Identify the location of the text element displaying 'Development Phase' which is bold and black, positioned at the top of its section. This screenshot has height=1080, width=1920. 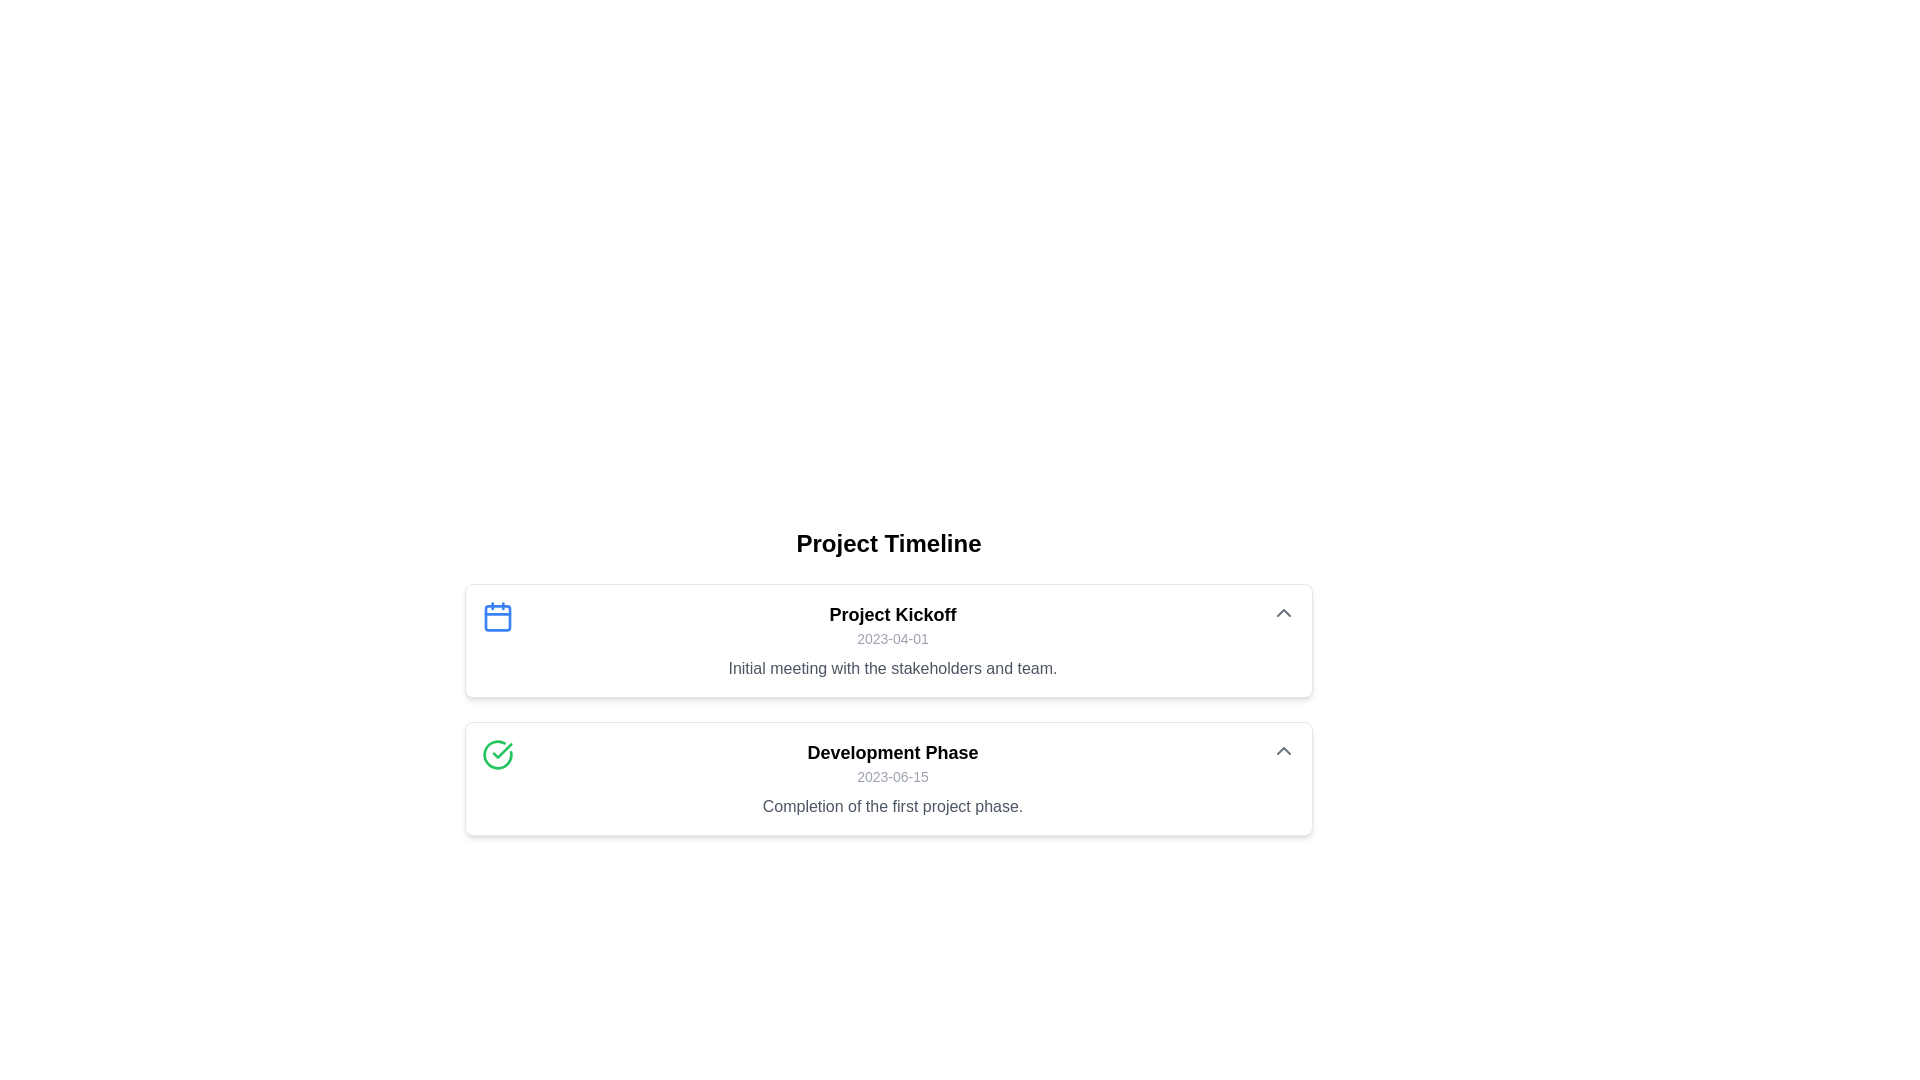
(891, 752).